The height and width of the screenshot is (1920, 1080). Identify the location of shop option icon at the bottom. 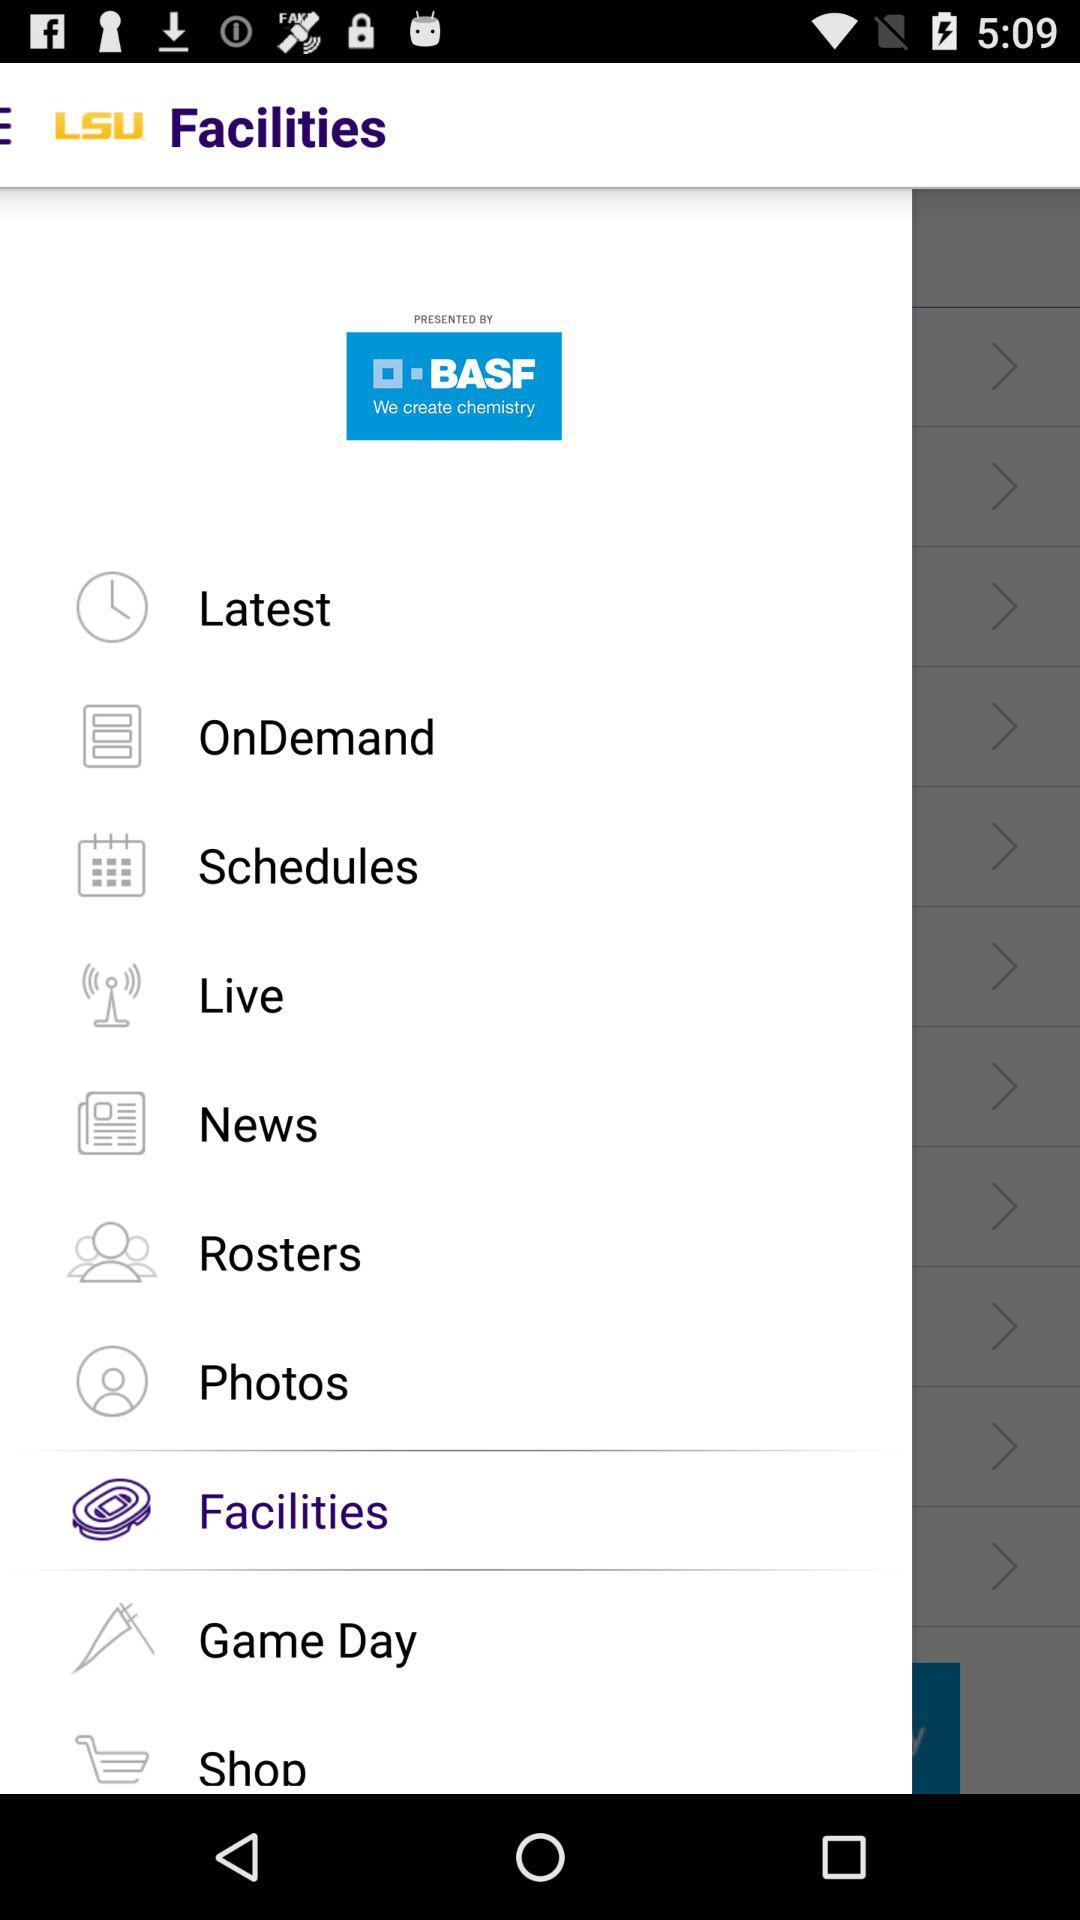
(111, 1752).